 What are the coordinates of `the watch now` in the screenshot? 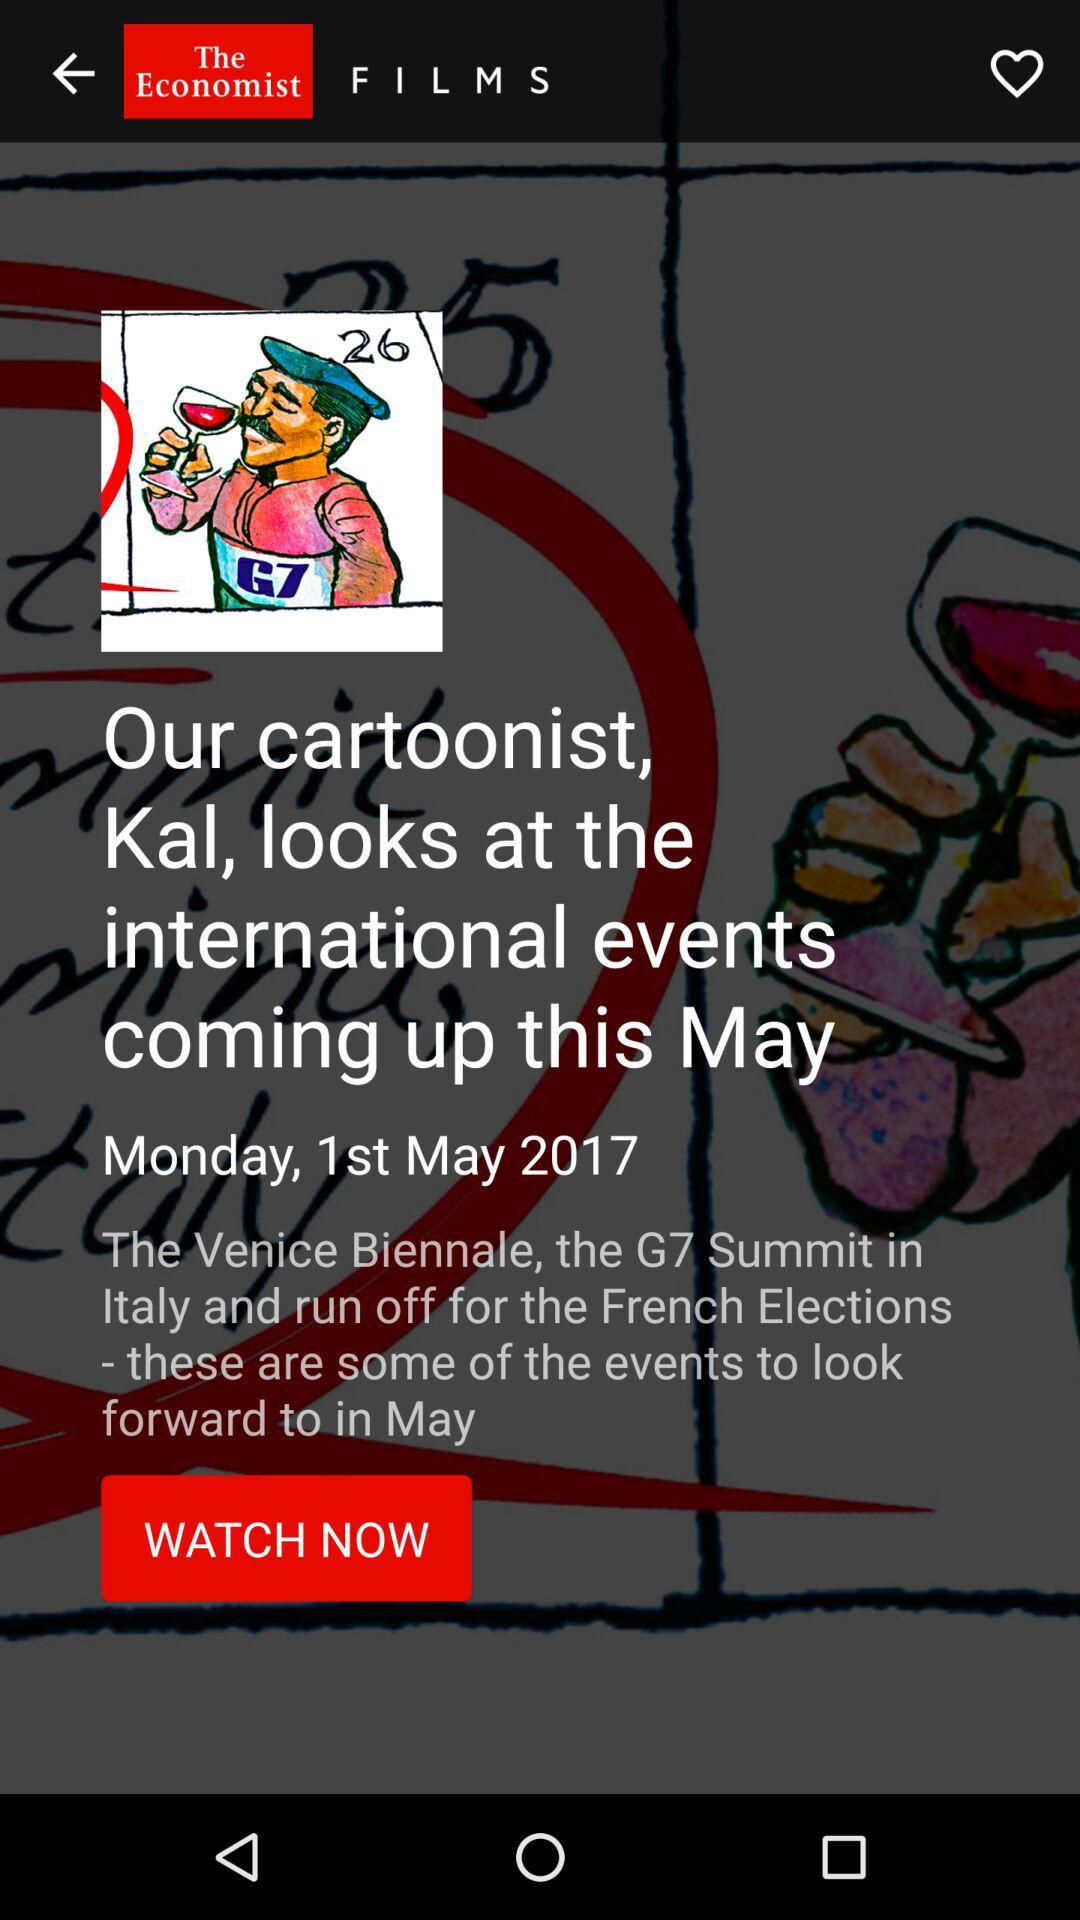 It's located at (286, 1537).